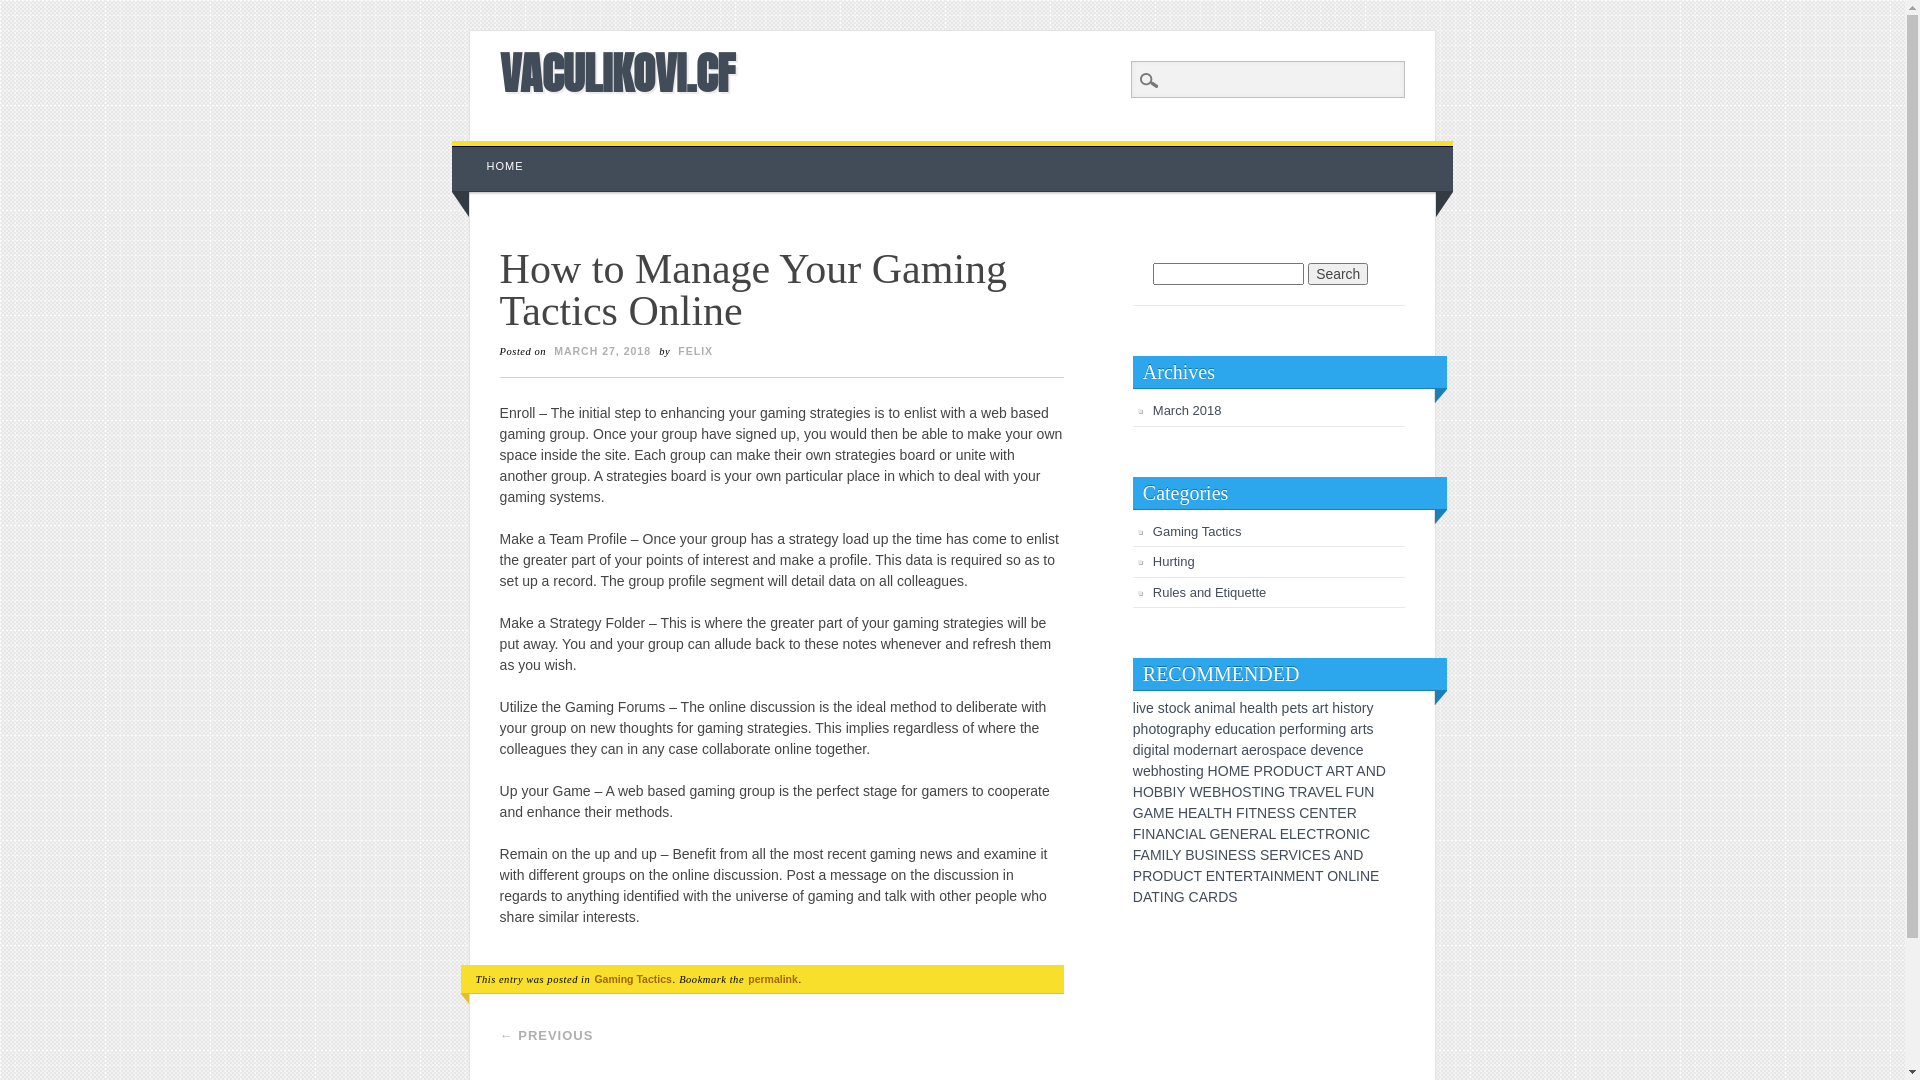 This screenshot has height=1080, width=1920. Describe the element at coordinates (616, 72) in the screenshot. I see `'VACULIKOVI.CF'` at that location.